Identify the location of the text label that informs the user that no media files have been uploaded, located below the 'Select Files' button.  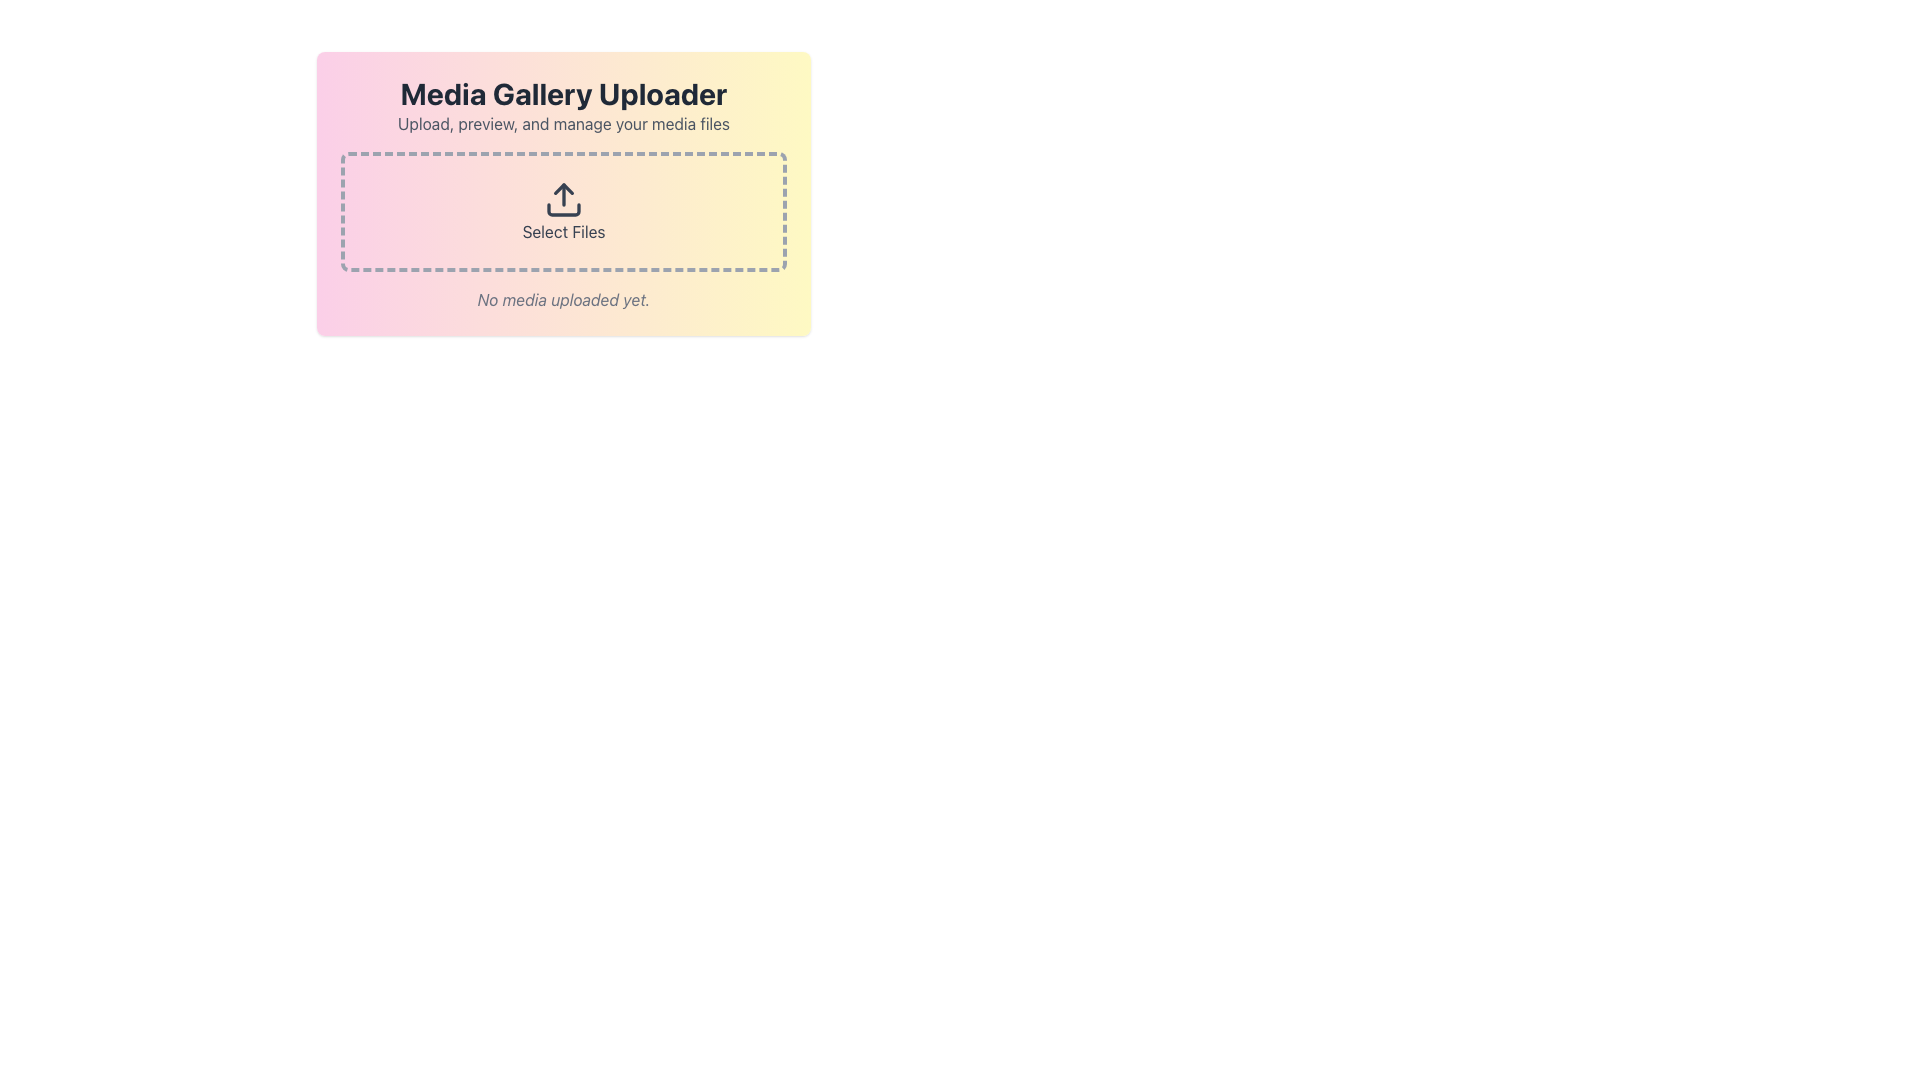
(563, 300).